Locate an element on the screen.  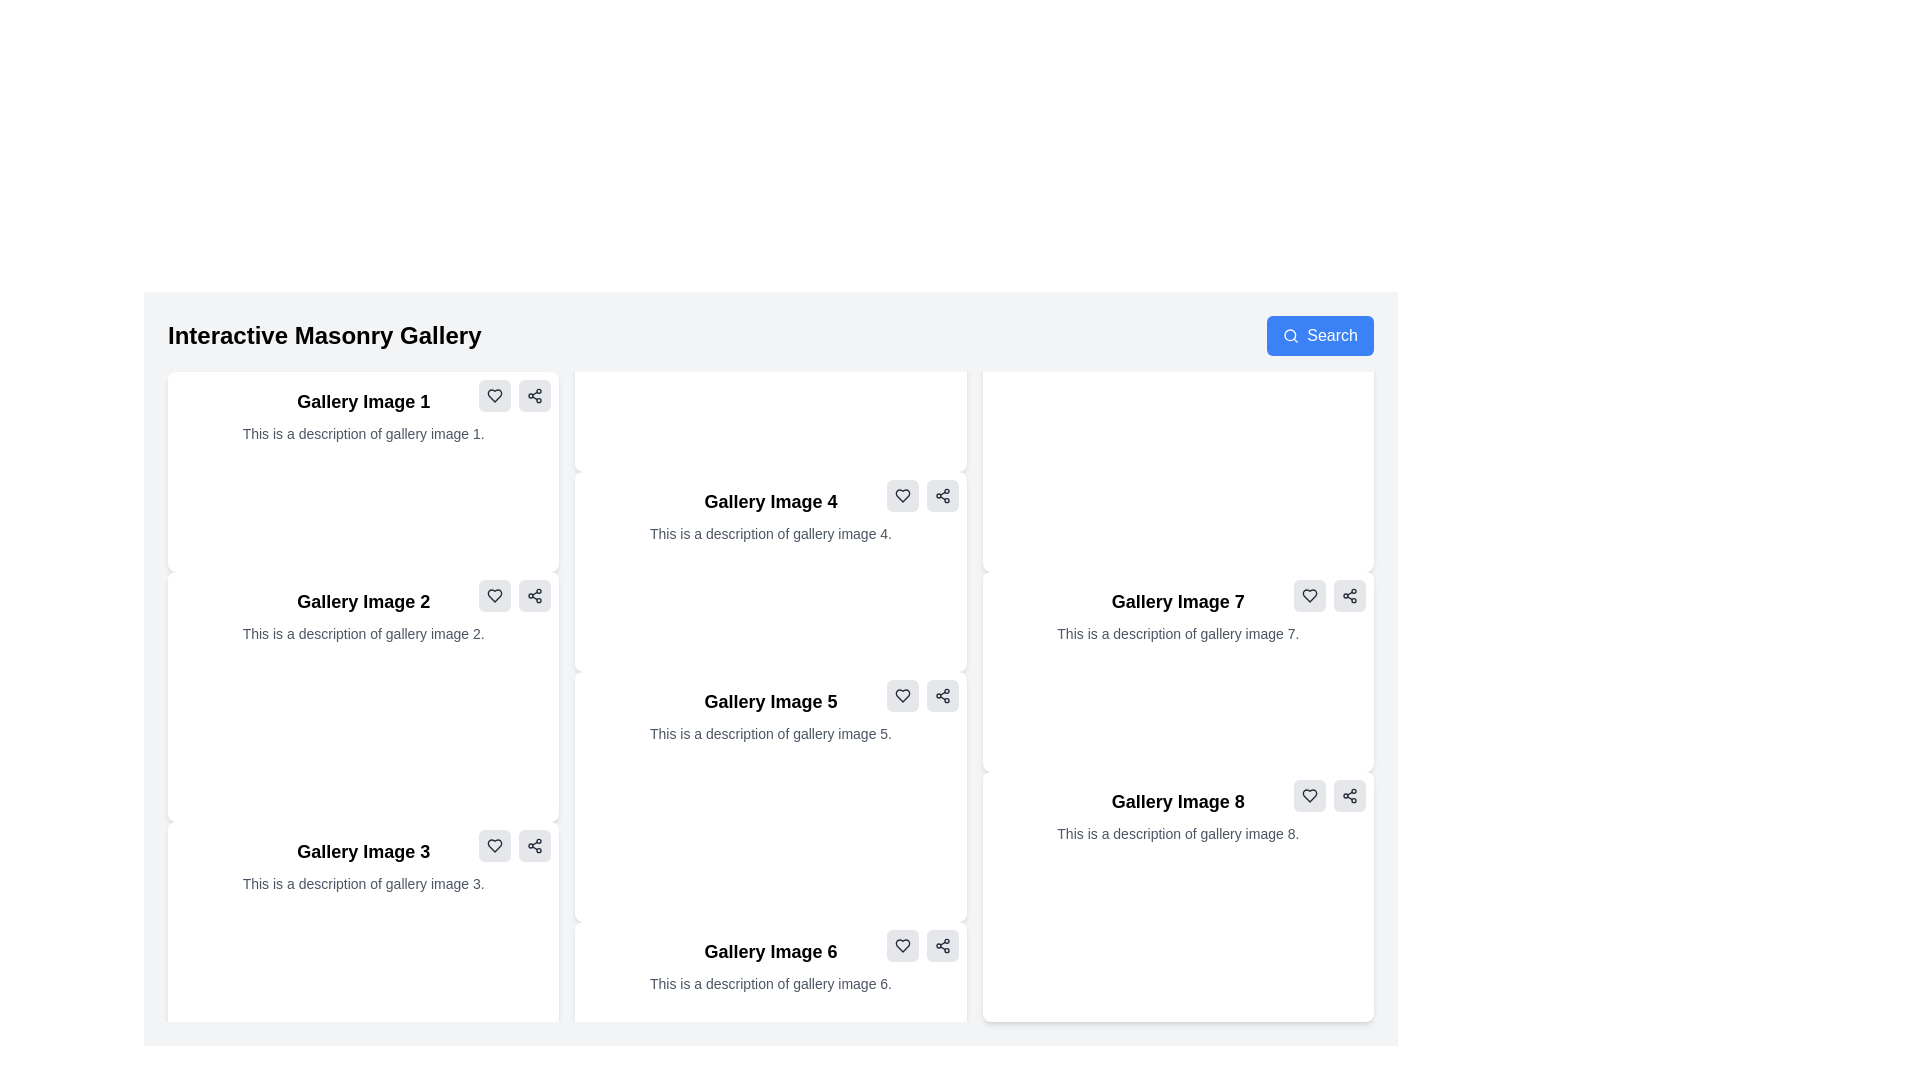
text content of the description label located directly beneath the header 'Gallery Image 1' in the top-left grid box of the gallery layout is located at coordinates (363, 433).